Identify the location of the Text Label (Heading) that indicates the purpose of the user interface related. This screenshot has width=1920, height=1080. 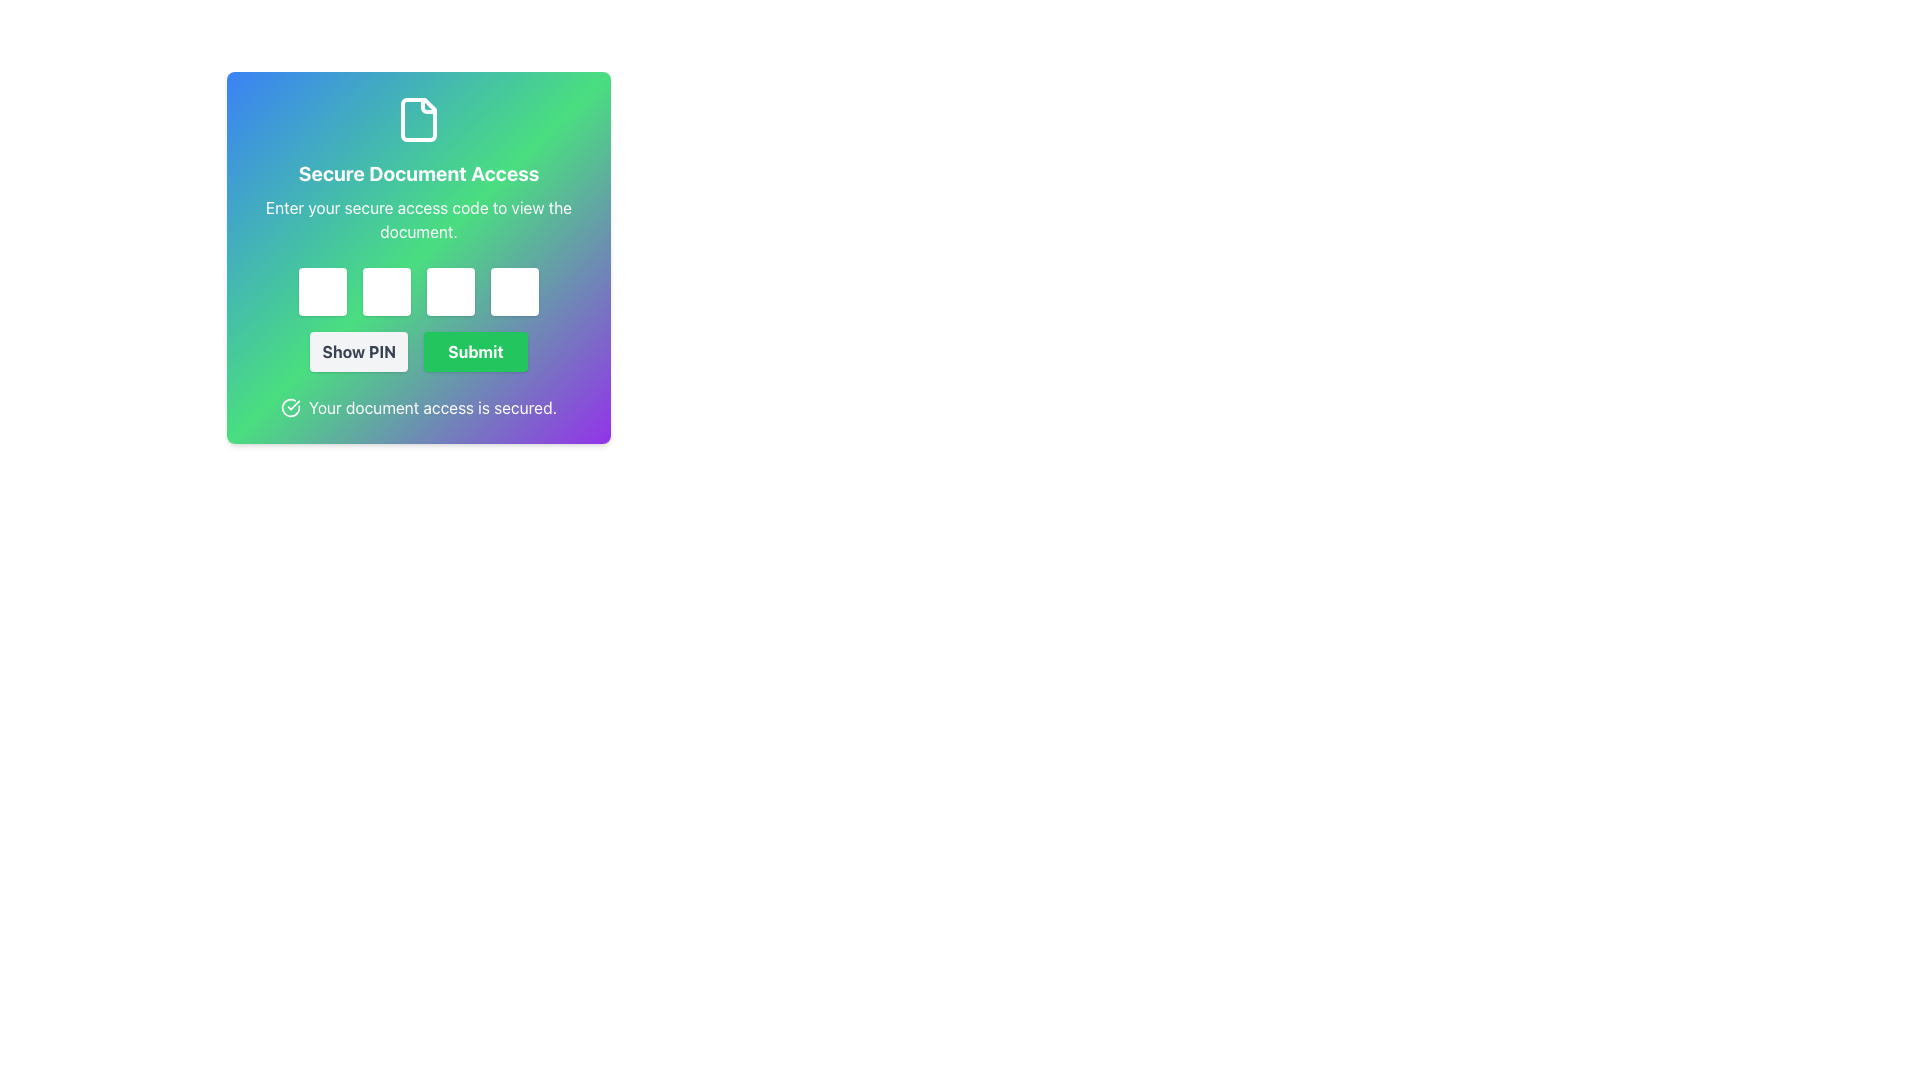
(417, 172).